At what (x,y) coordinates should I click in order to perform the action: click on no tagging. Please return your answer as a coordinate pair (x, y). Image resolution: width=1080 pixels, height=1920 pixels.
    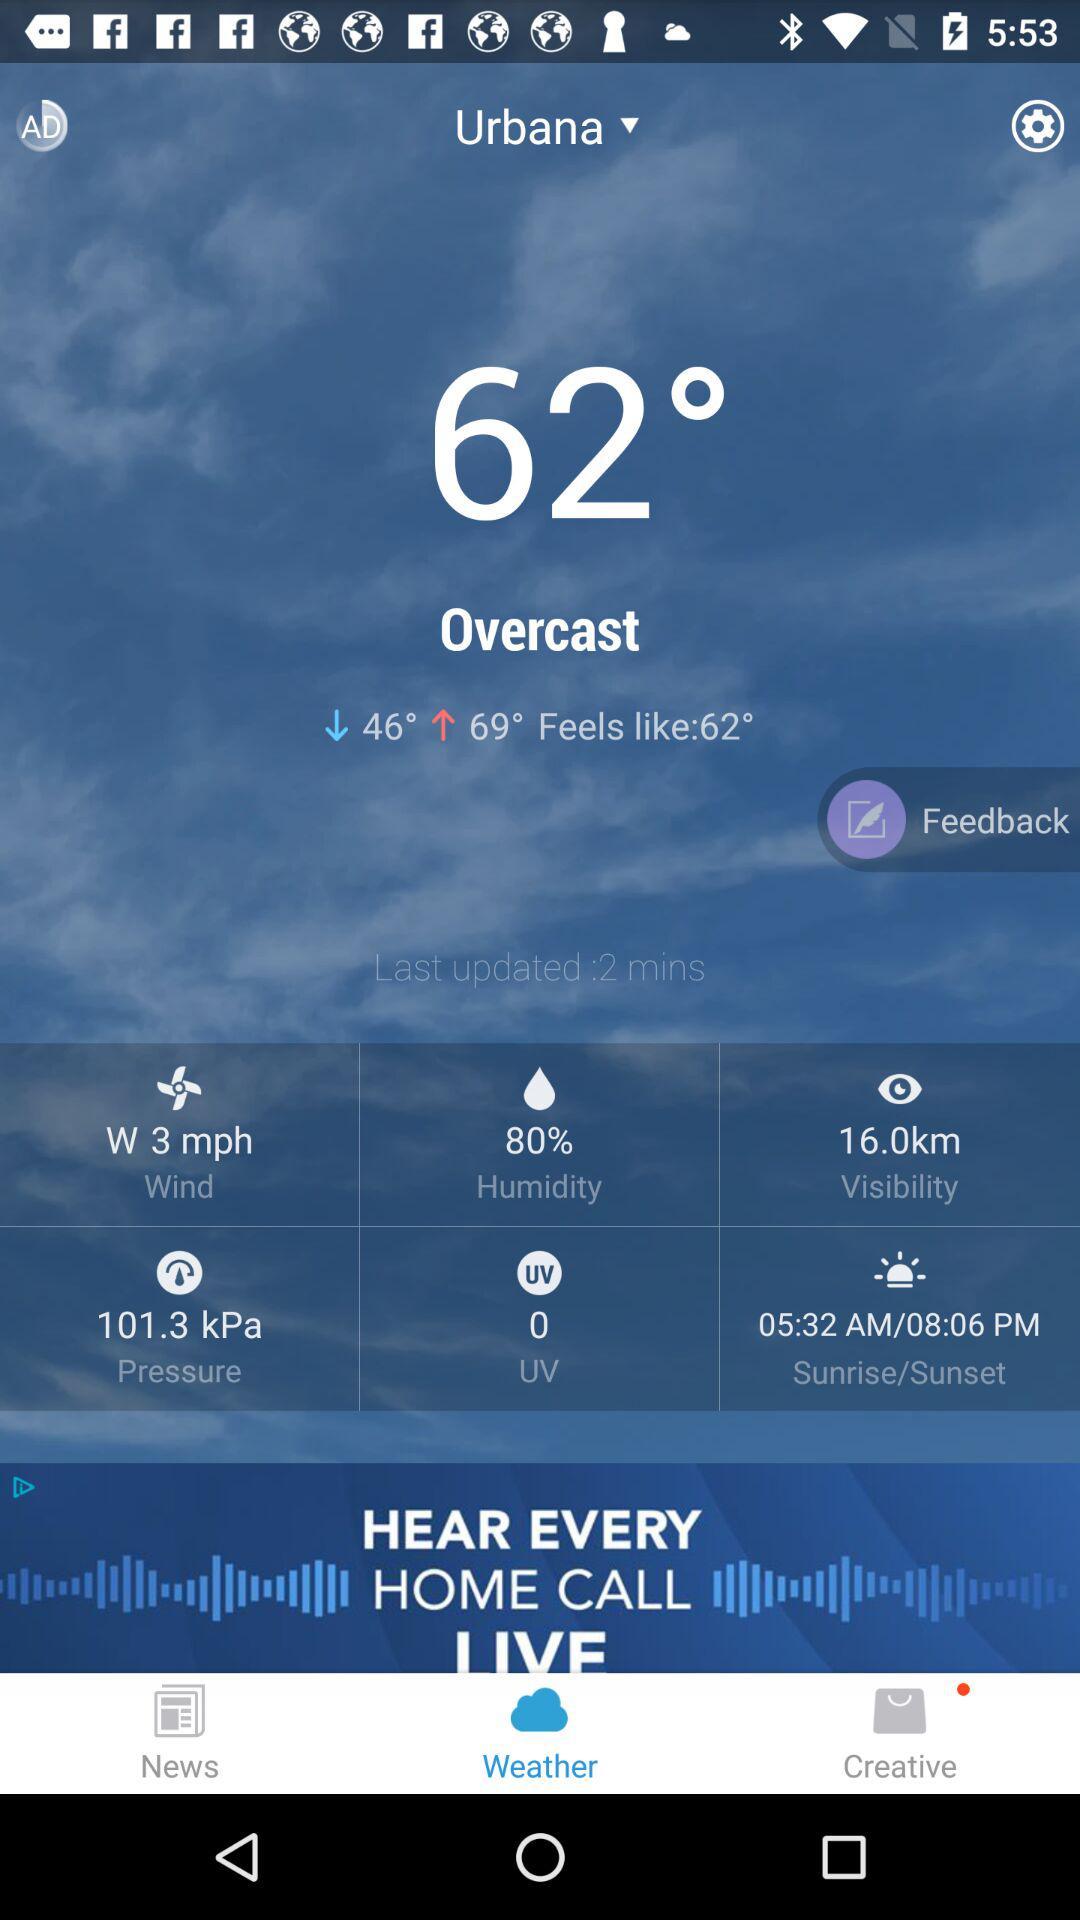
    Looking at the image, I should click on (540, 1225).